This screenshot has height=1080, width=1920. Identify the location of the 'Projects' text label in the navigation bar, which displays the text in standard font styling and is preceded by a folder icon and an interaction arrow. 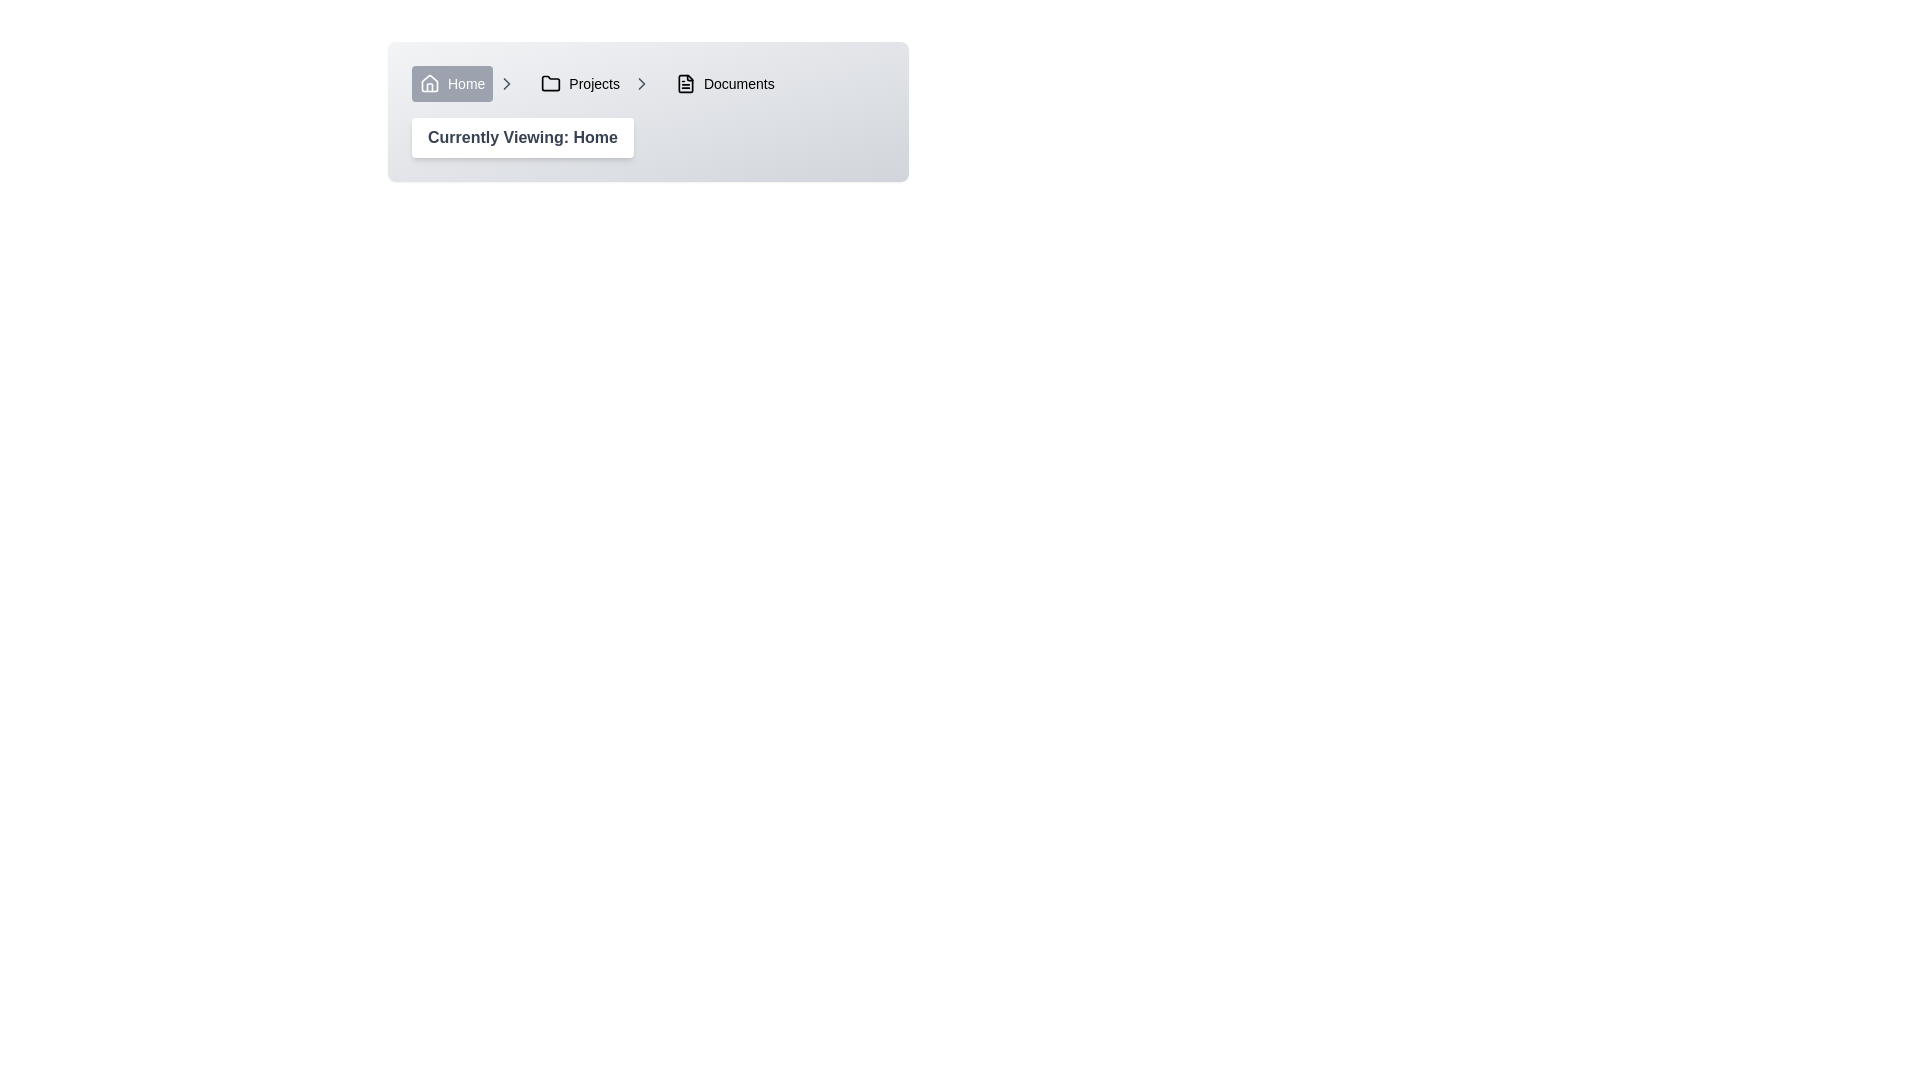
(593, 83).